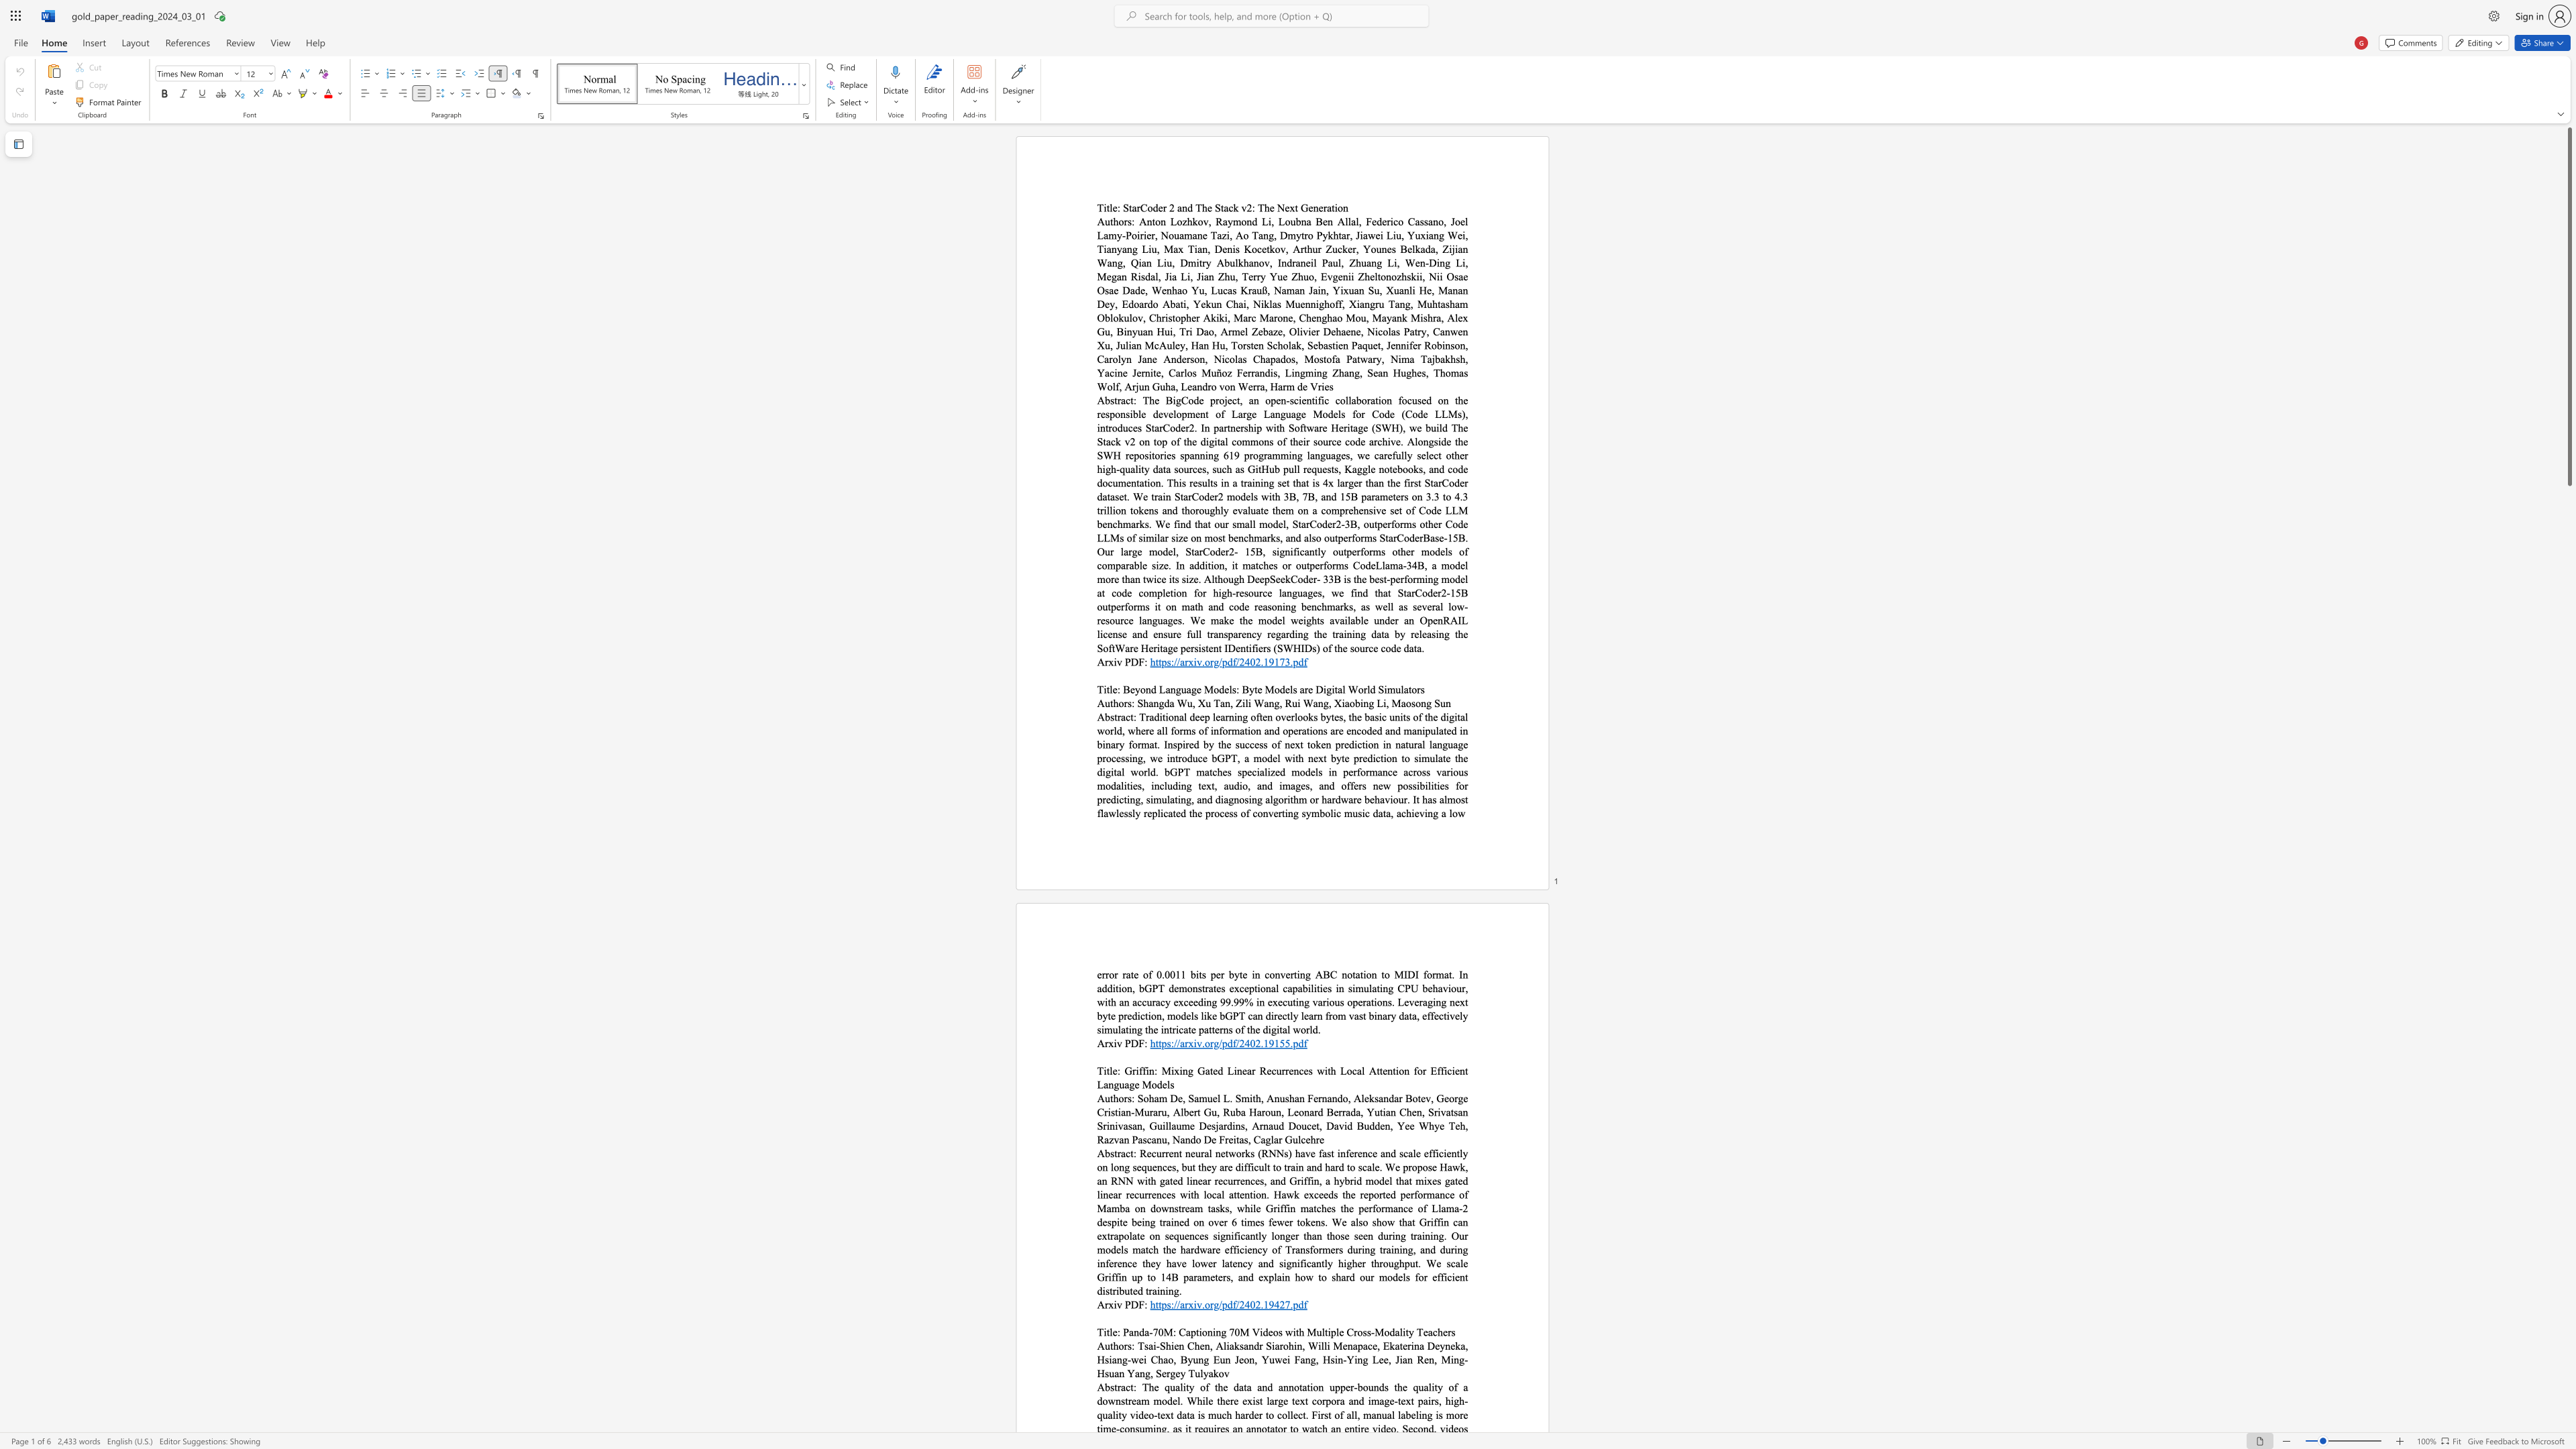 The image size is (2576, 1449). Describe the element at coordinates (2568, 1032) in the screenshot. I see `the scrollbar to scroll downward` at that location.